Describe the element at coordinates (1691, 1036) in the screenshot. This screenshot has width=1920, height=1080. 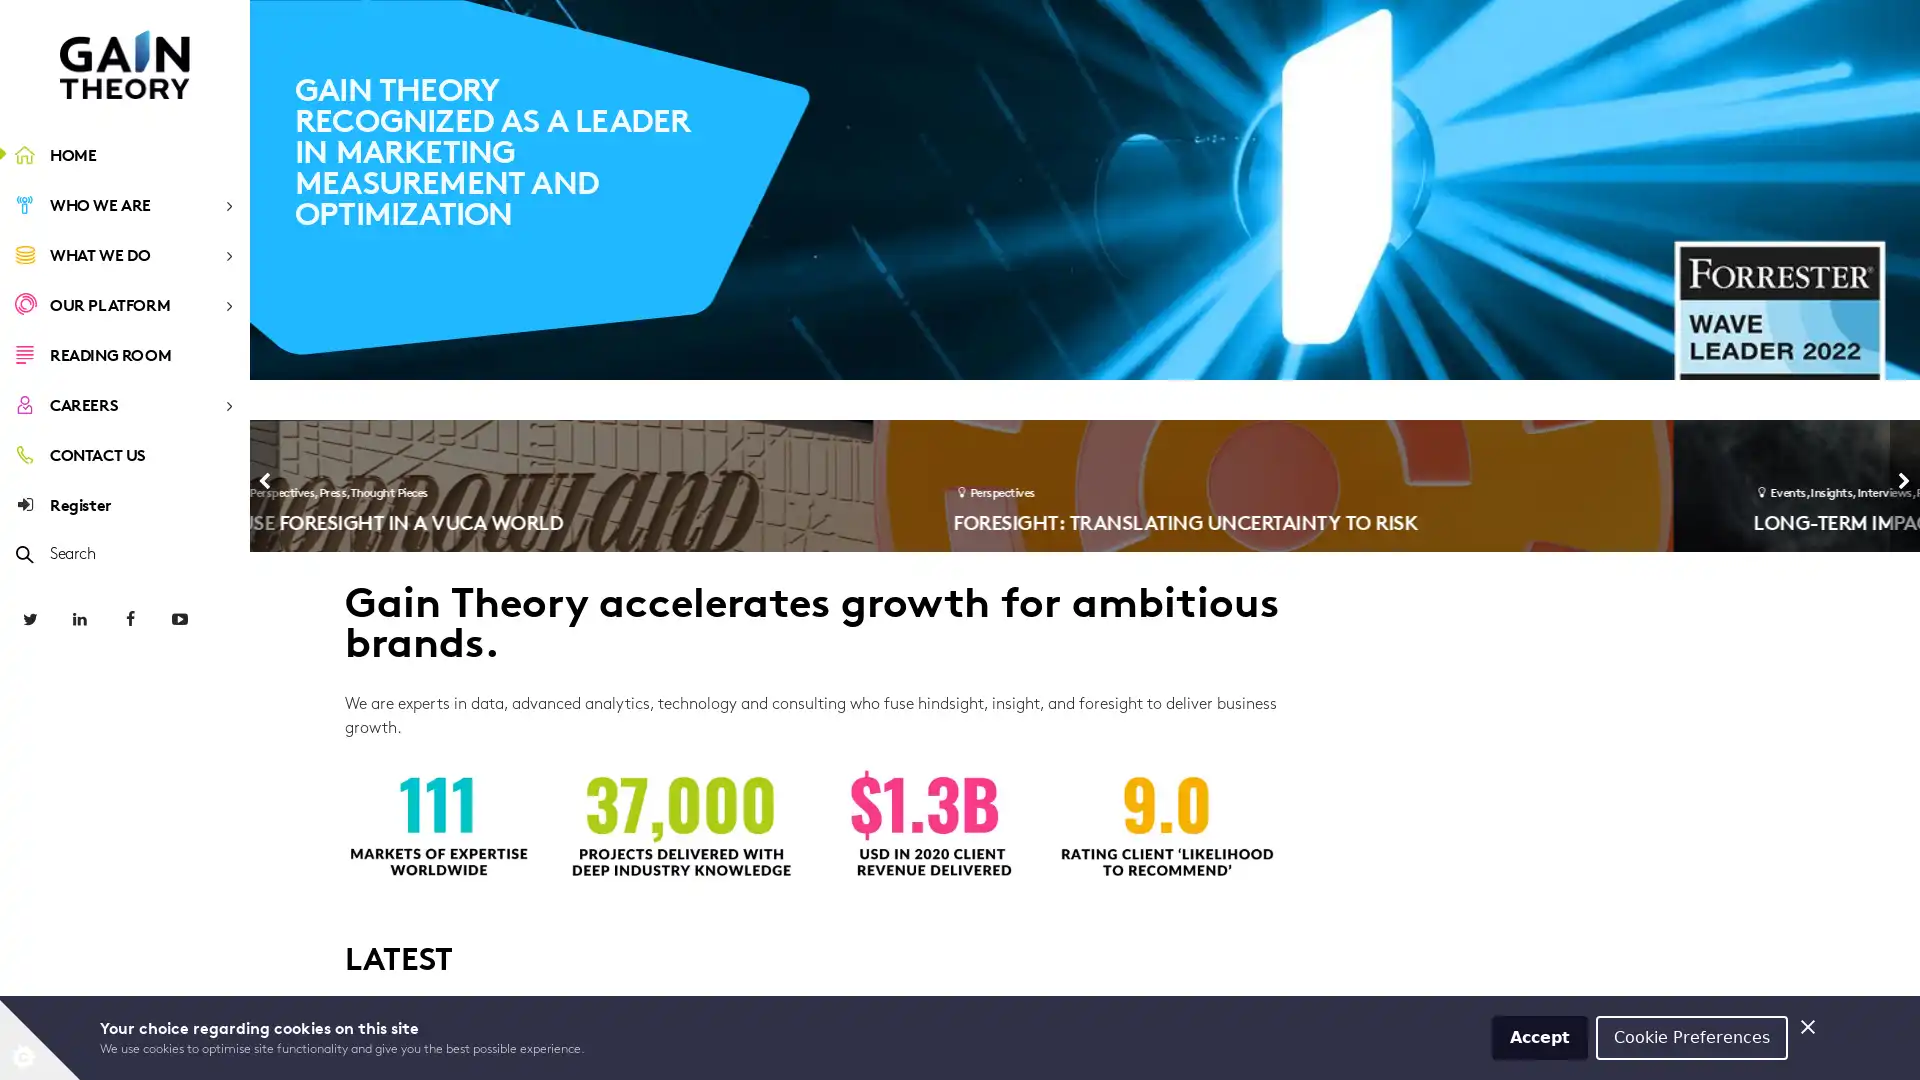
I see `Cookie Preferences` at that location.